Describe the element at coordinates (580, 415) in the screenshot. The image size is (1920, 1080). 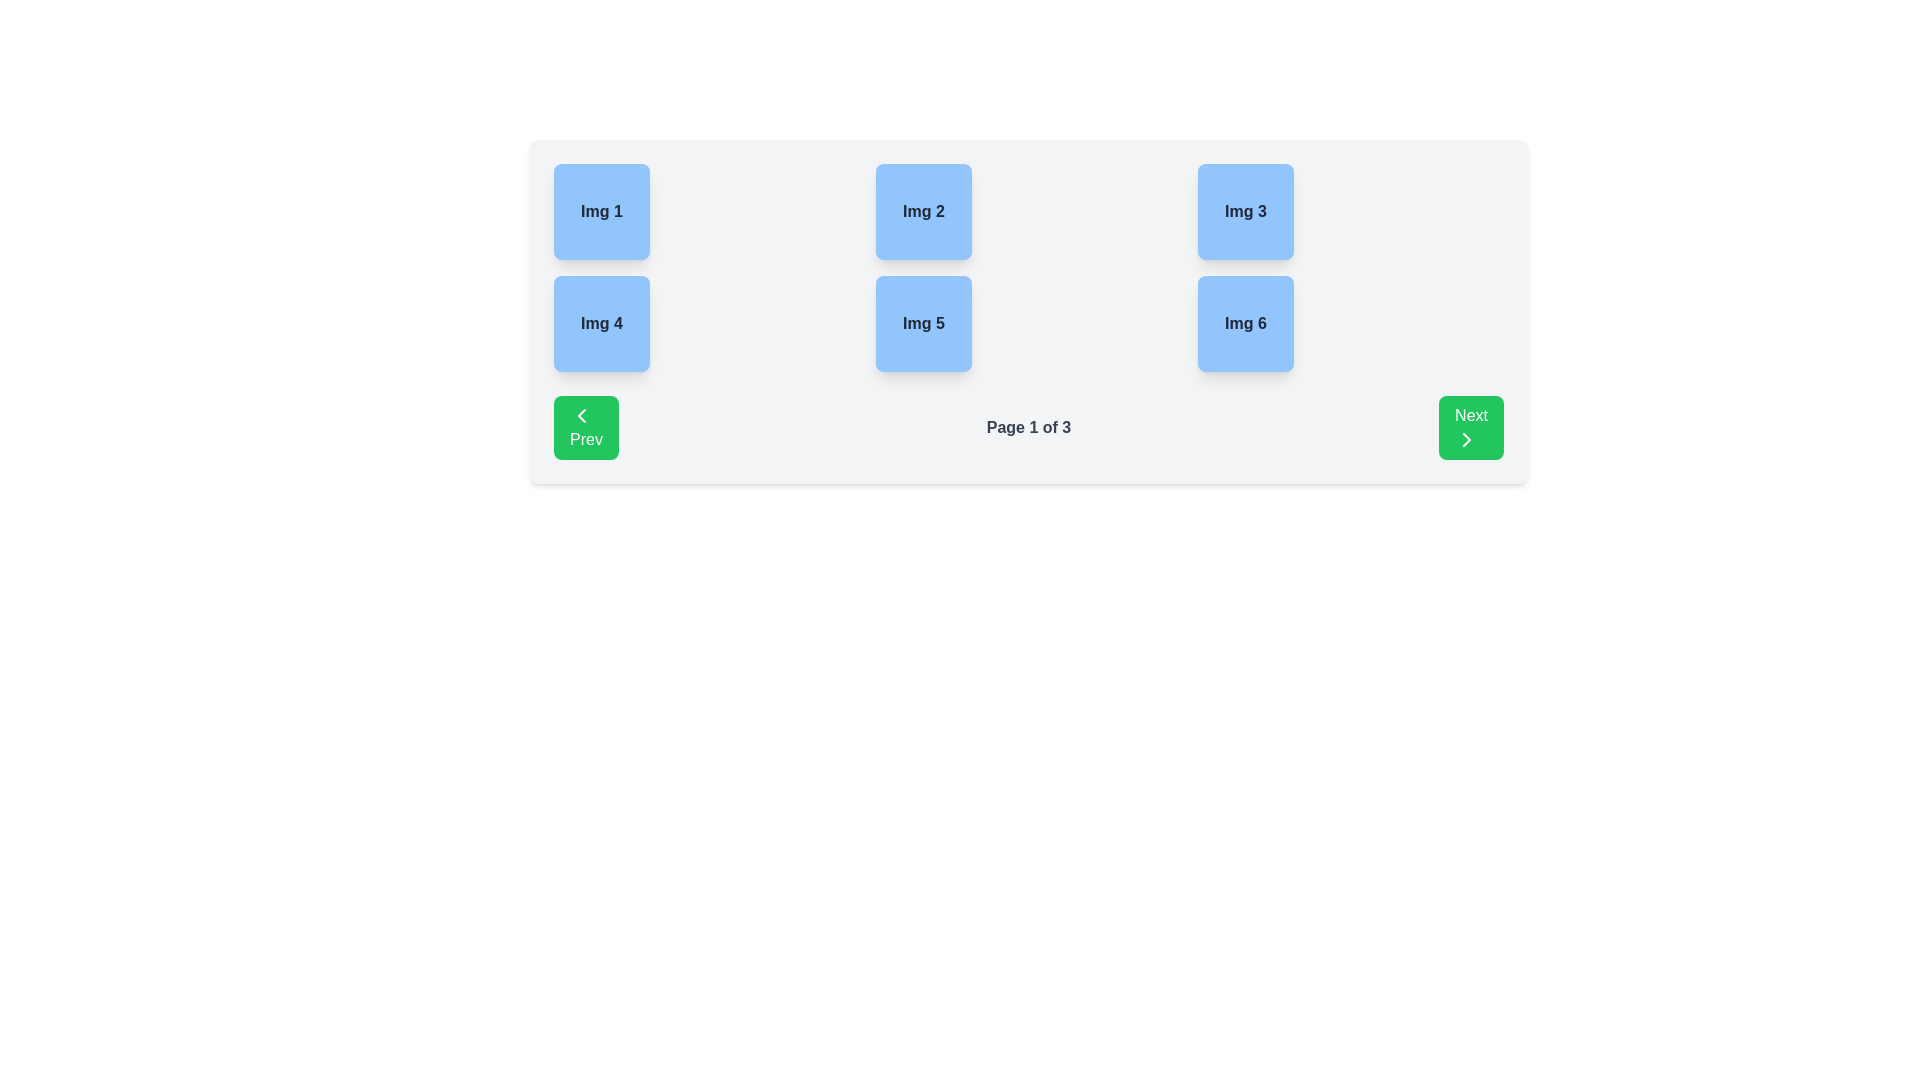
I see `the left arrow icon with a green background, which is part of the 'Prev' button located at the bottom left corner of the interface` at that location.